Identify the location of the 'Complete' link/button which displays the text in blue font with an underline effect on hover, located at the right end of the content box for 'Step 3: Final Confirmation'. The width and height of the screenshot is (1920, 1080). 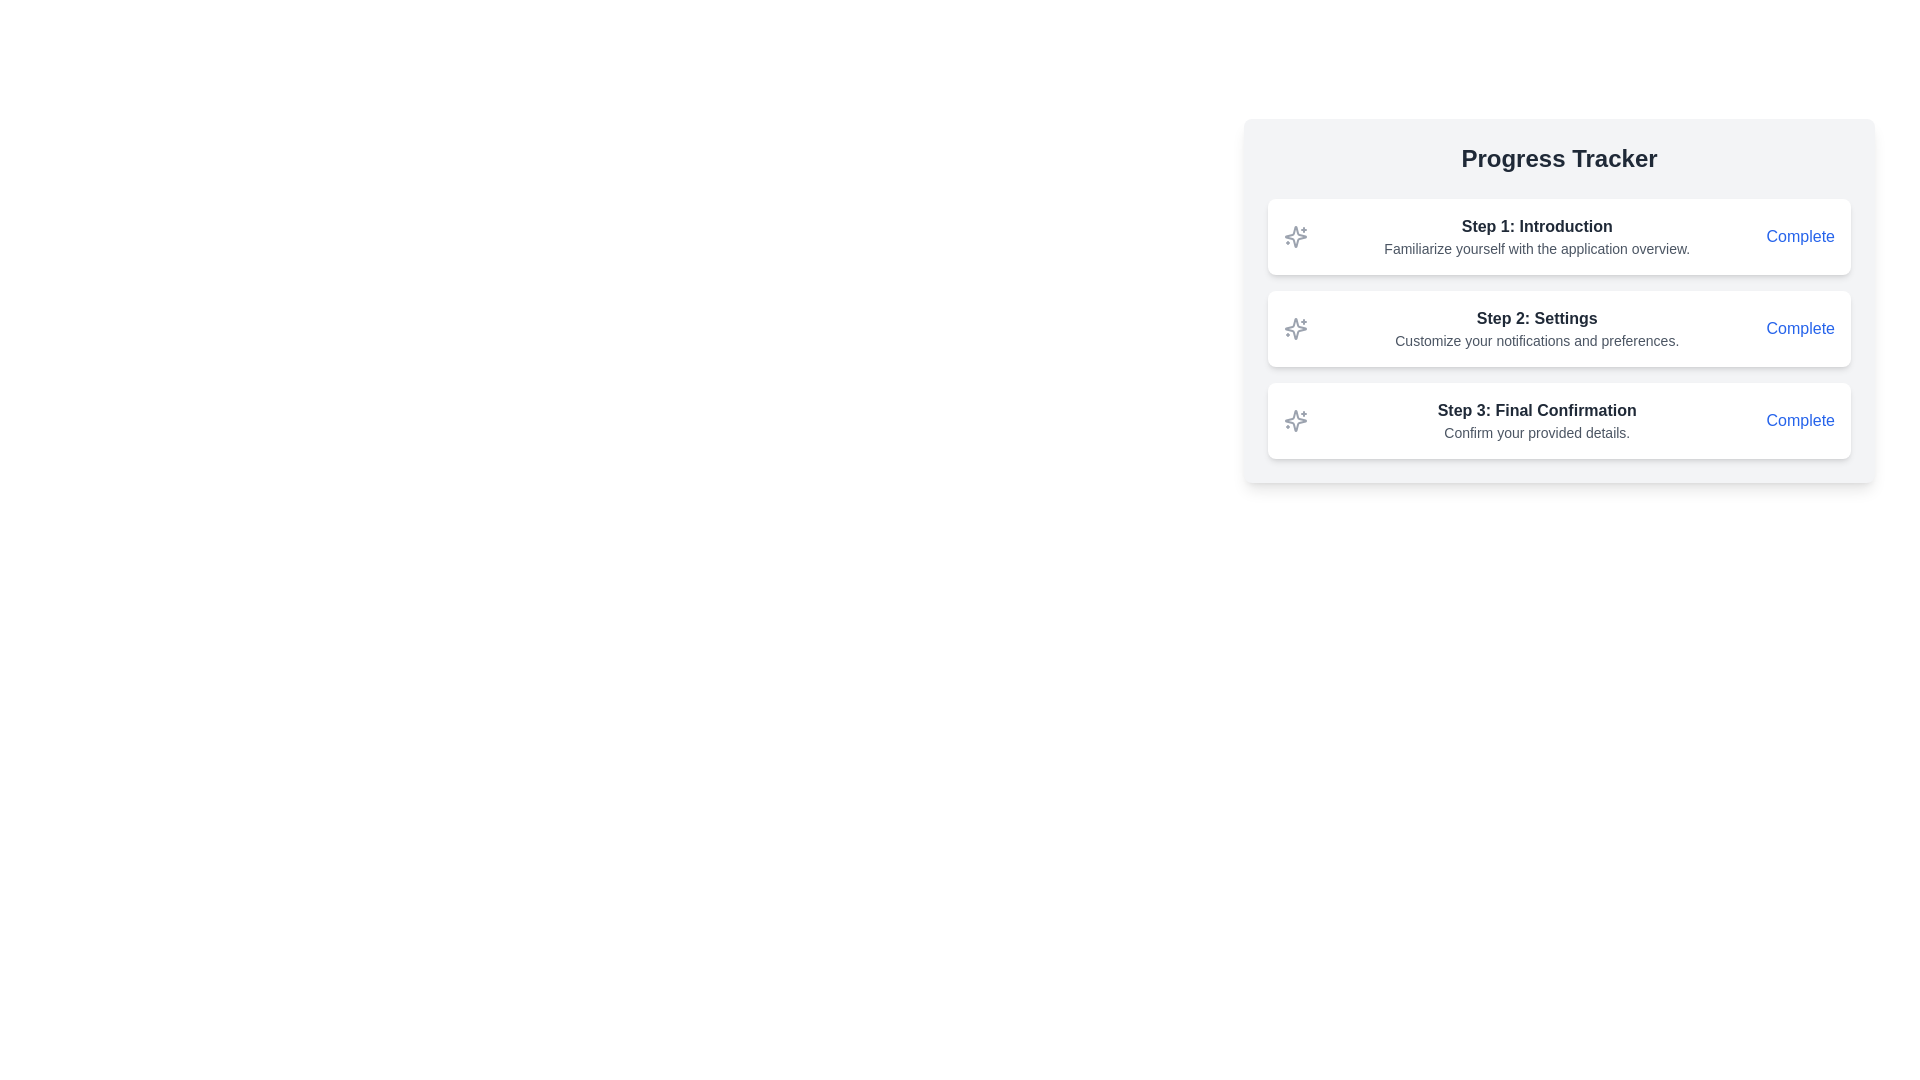
(1800, 419).